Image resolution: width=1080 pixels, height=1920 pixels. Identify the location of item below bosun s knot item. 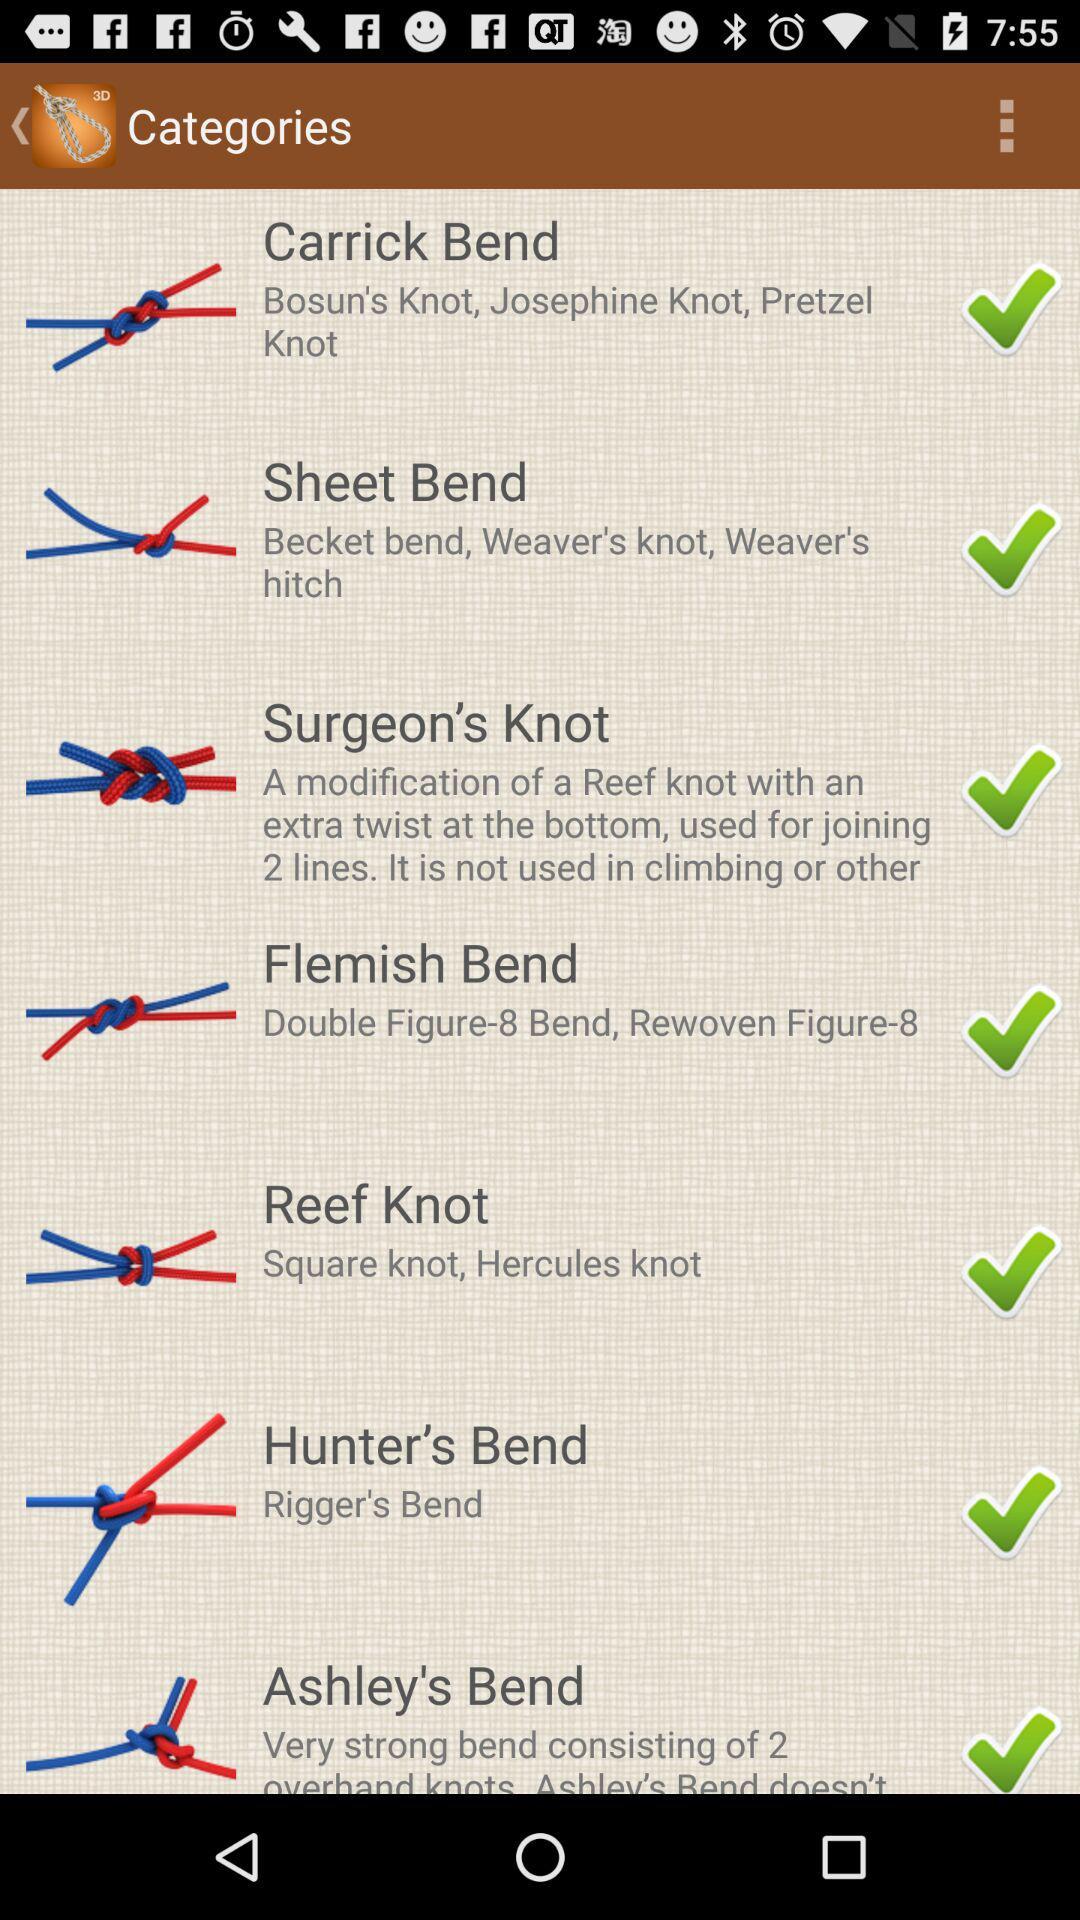
(604, 480).